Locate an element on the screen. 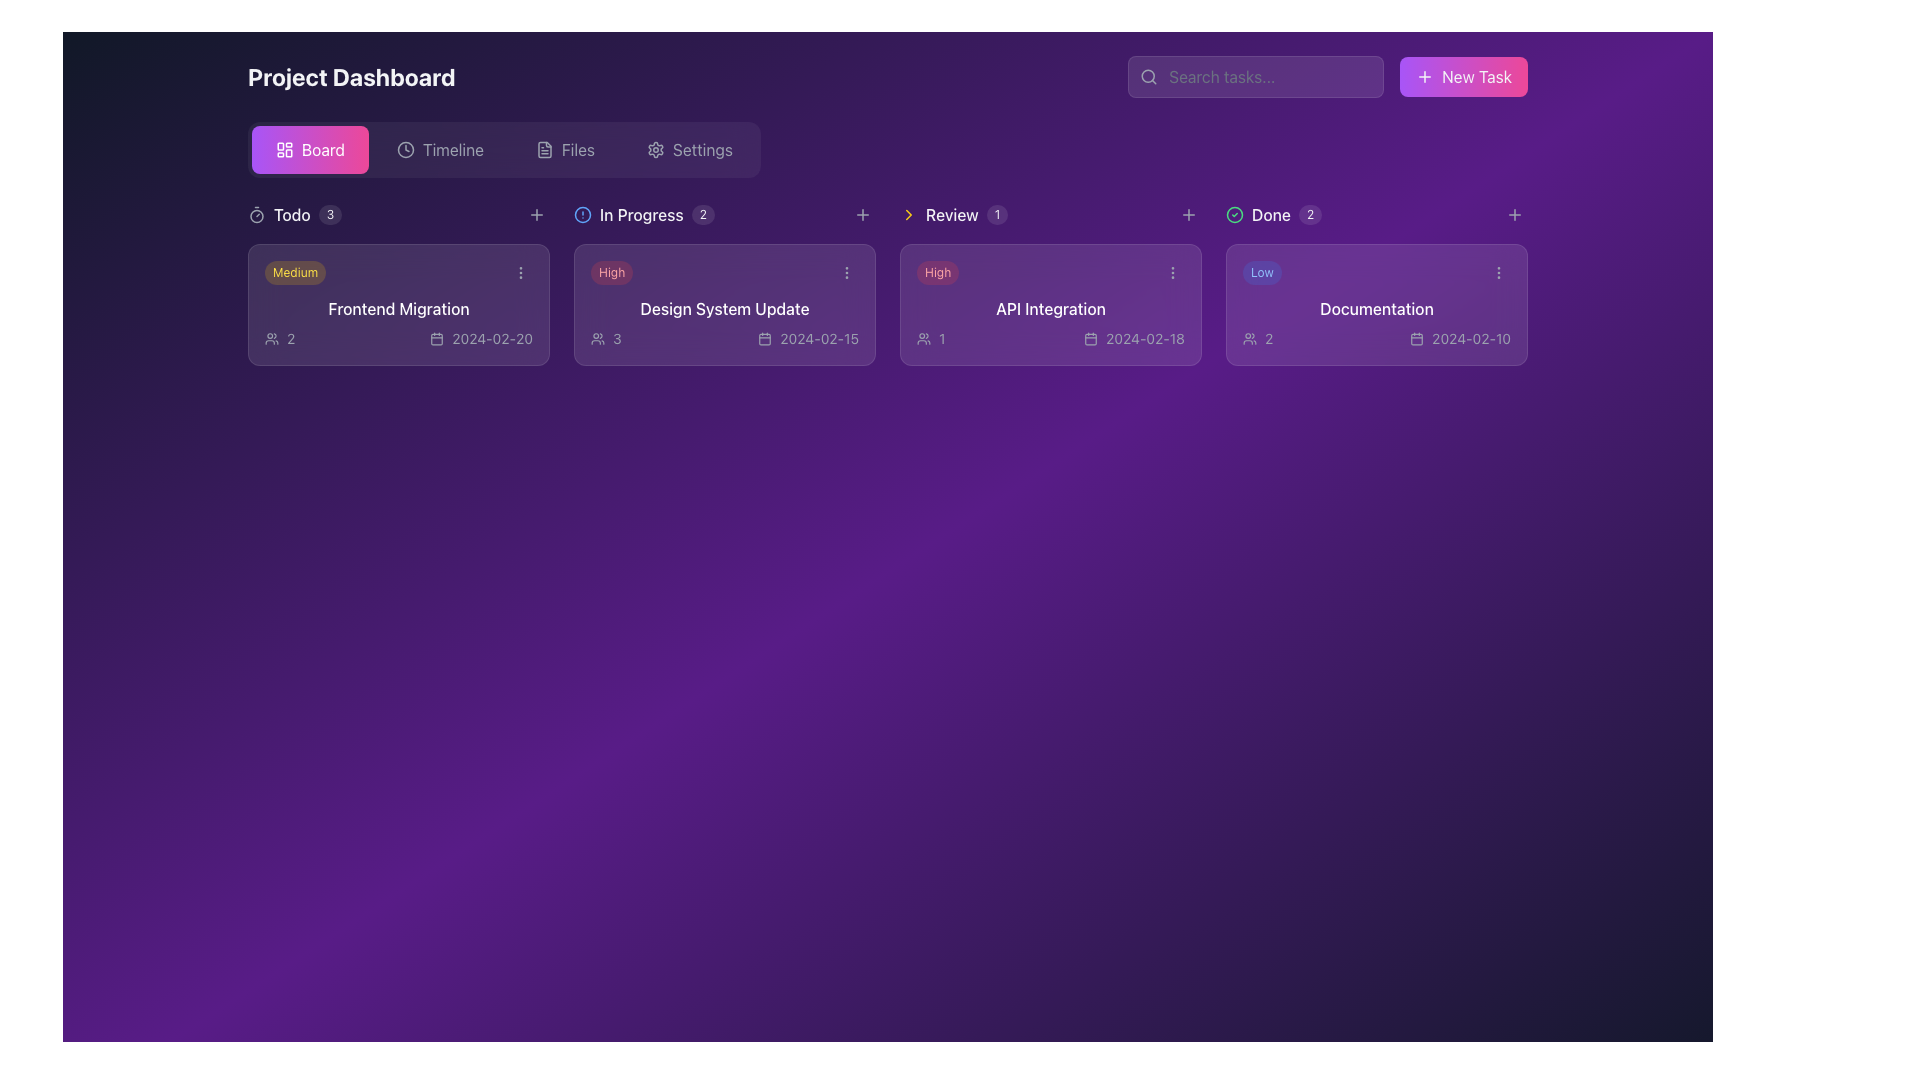 The image size is (1920, 1080). the bold headline text labeled 'Project Dashboard' located at the top-left of the interface is located at coordinates (351, 76).